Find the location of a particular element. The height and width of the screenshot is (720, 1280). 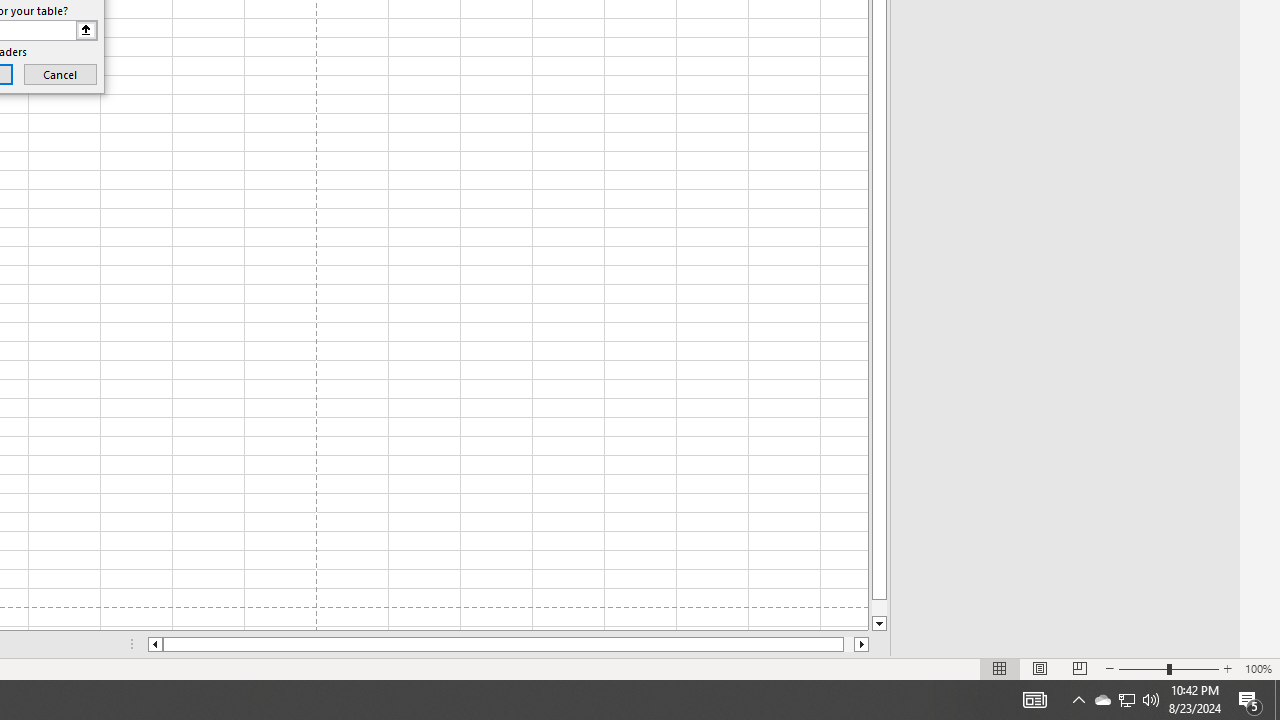

'Page right' is located at coordinates (848, 644).